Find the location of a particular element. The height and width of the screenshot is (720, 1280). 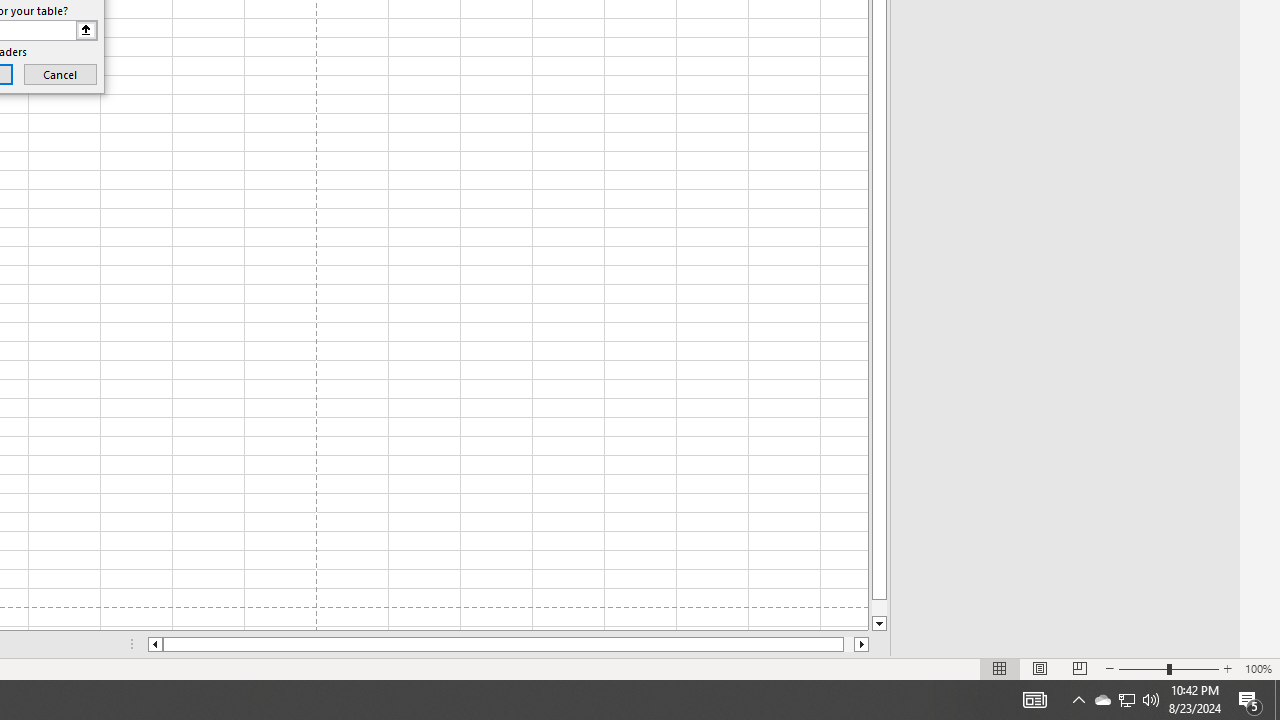

'Page right' is located at coordinates (848, 644).